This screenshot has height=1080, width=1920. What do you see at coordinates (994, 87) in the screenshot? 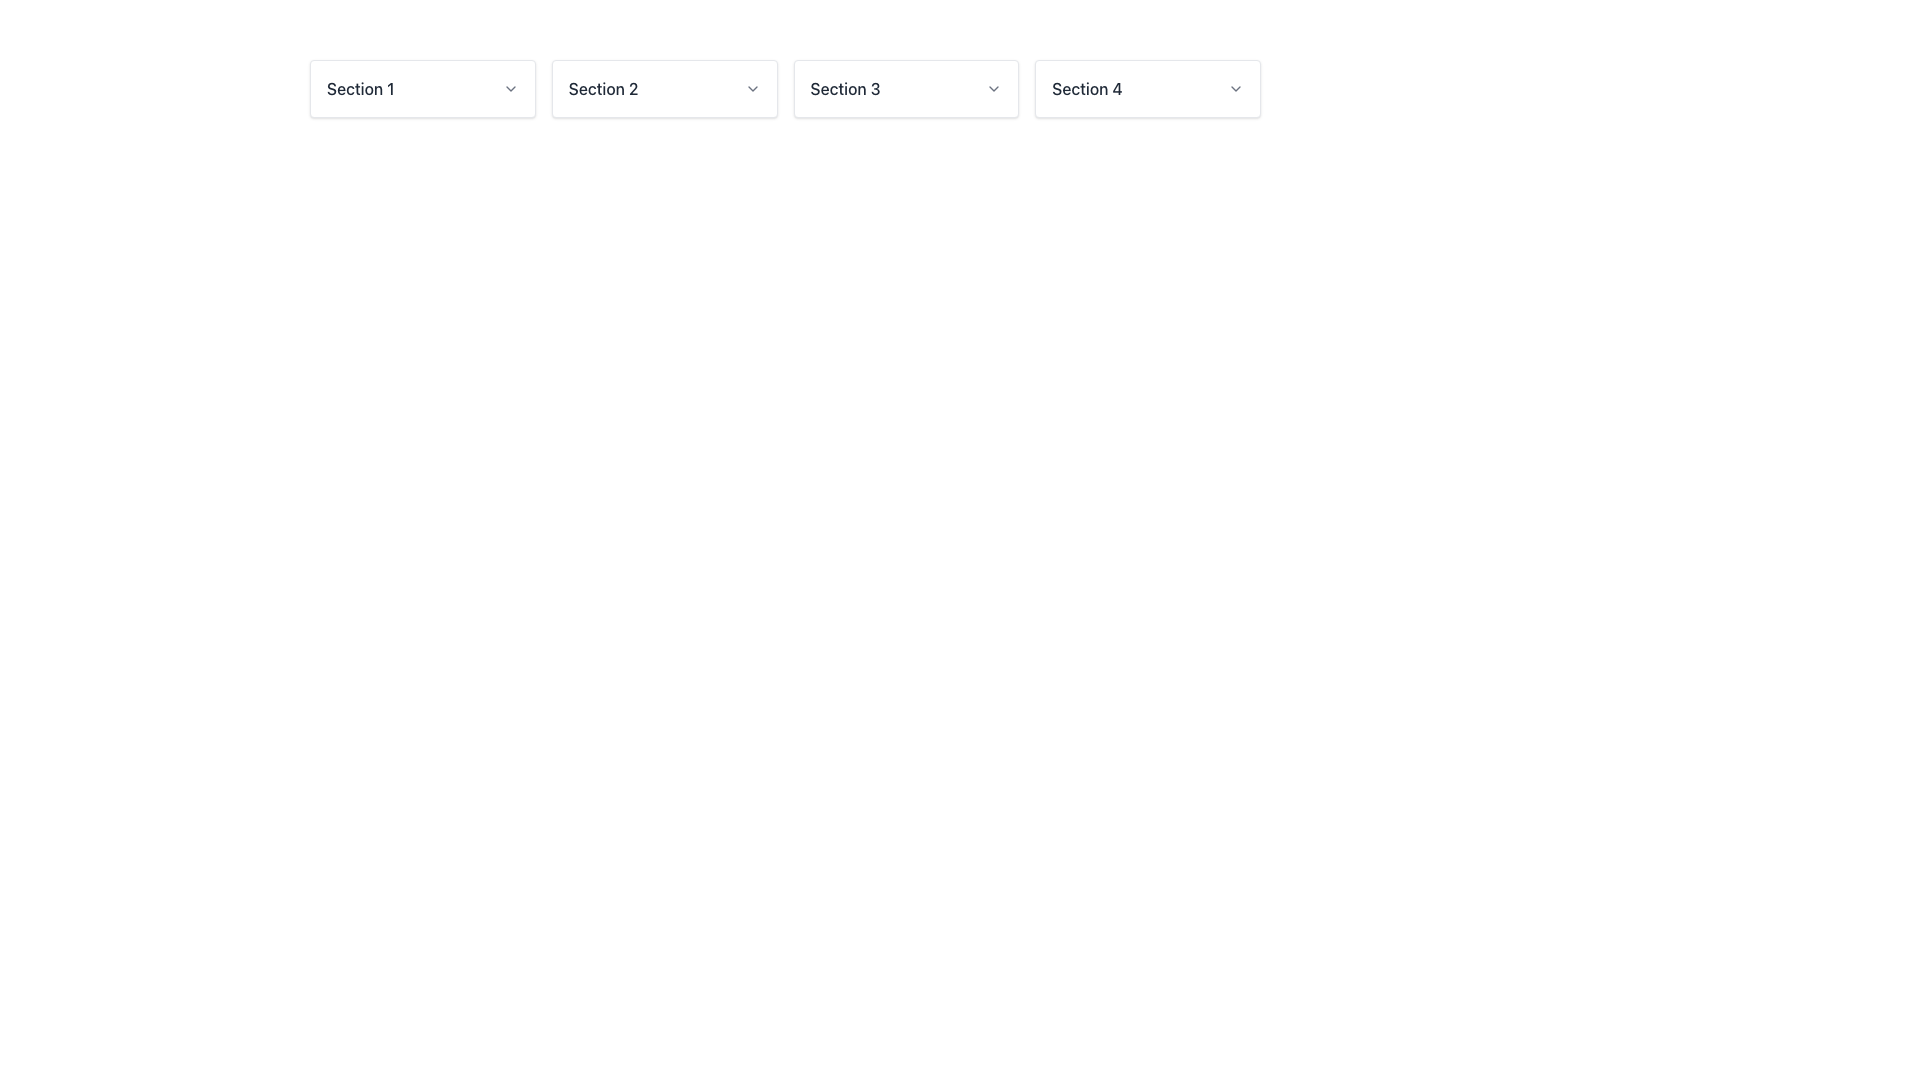
I see `the downward-pointing chevron icon located to the right of 'Section 3' in the horizontal menu bar` at bounding box center [994, 87].